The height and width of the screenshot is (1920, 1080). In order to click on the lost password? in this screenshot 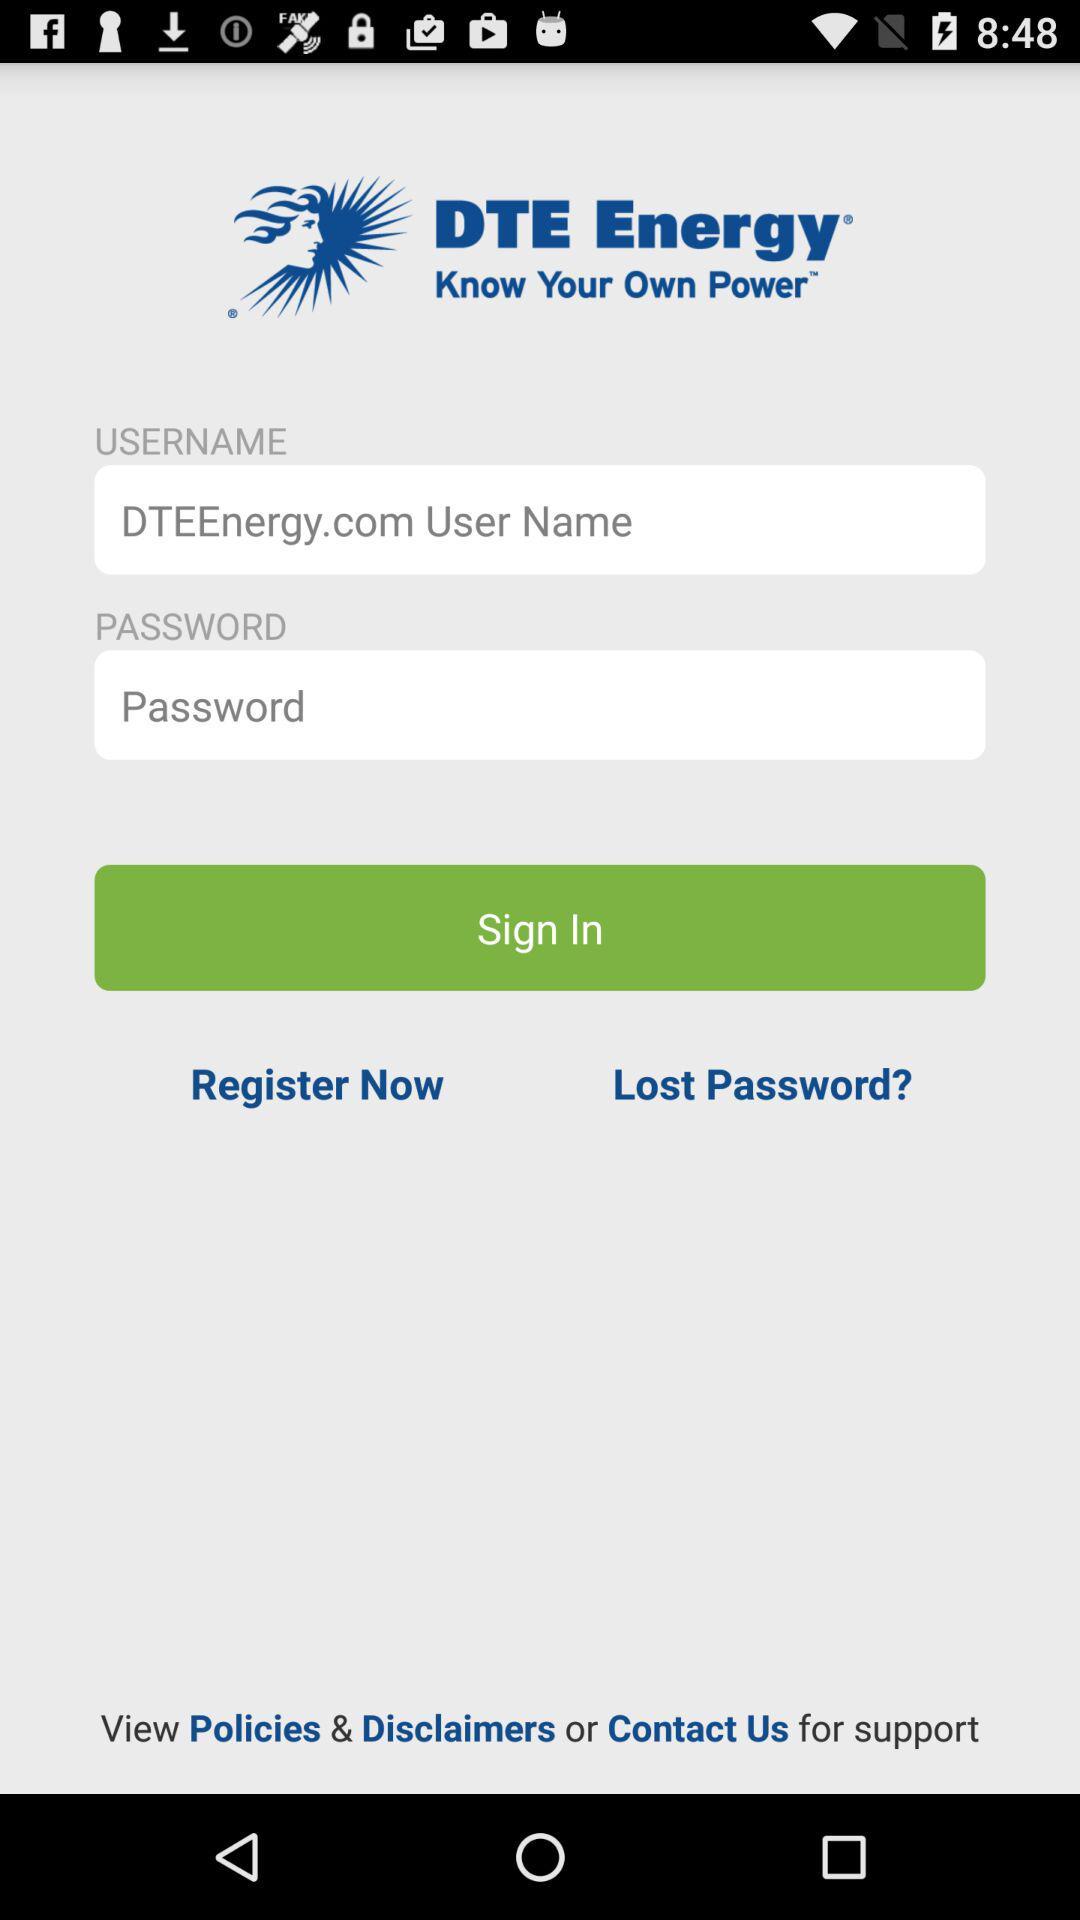, I will do `click(762, 1082)`.